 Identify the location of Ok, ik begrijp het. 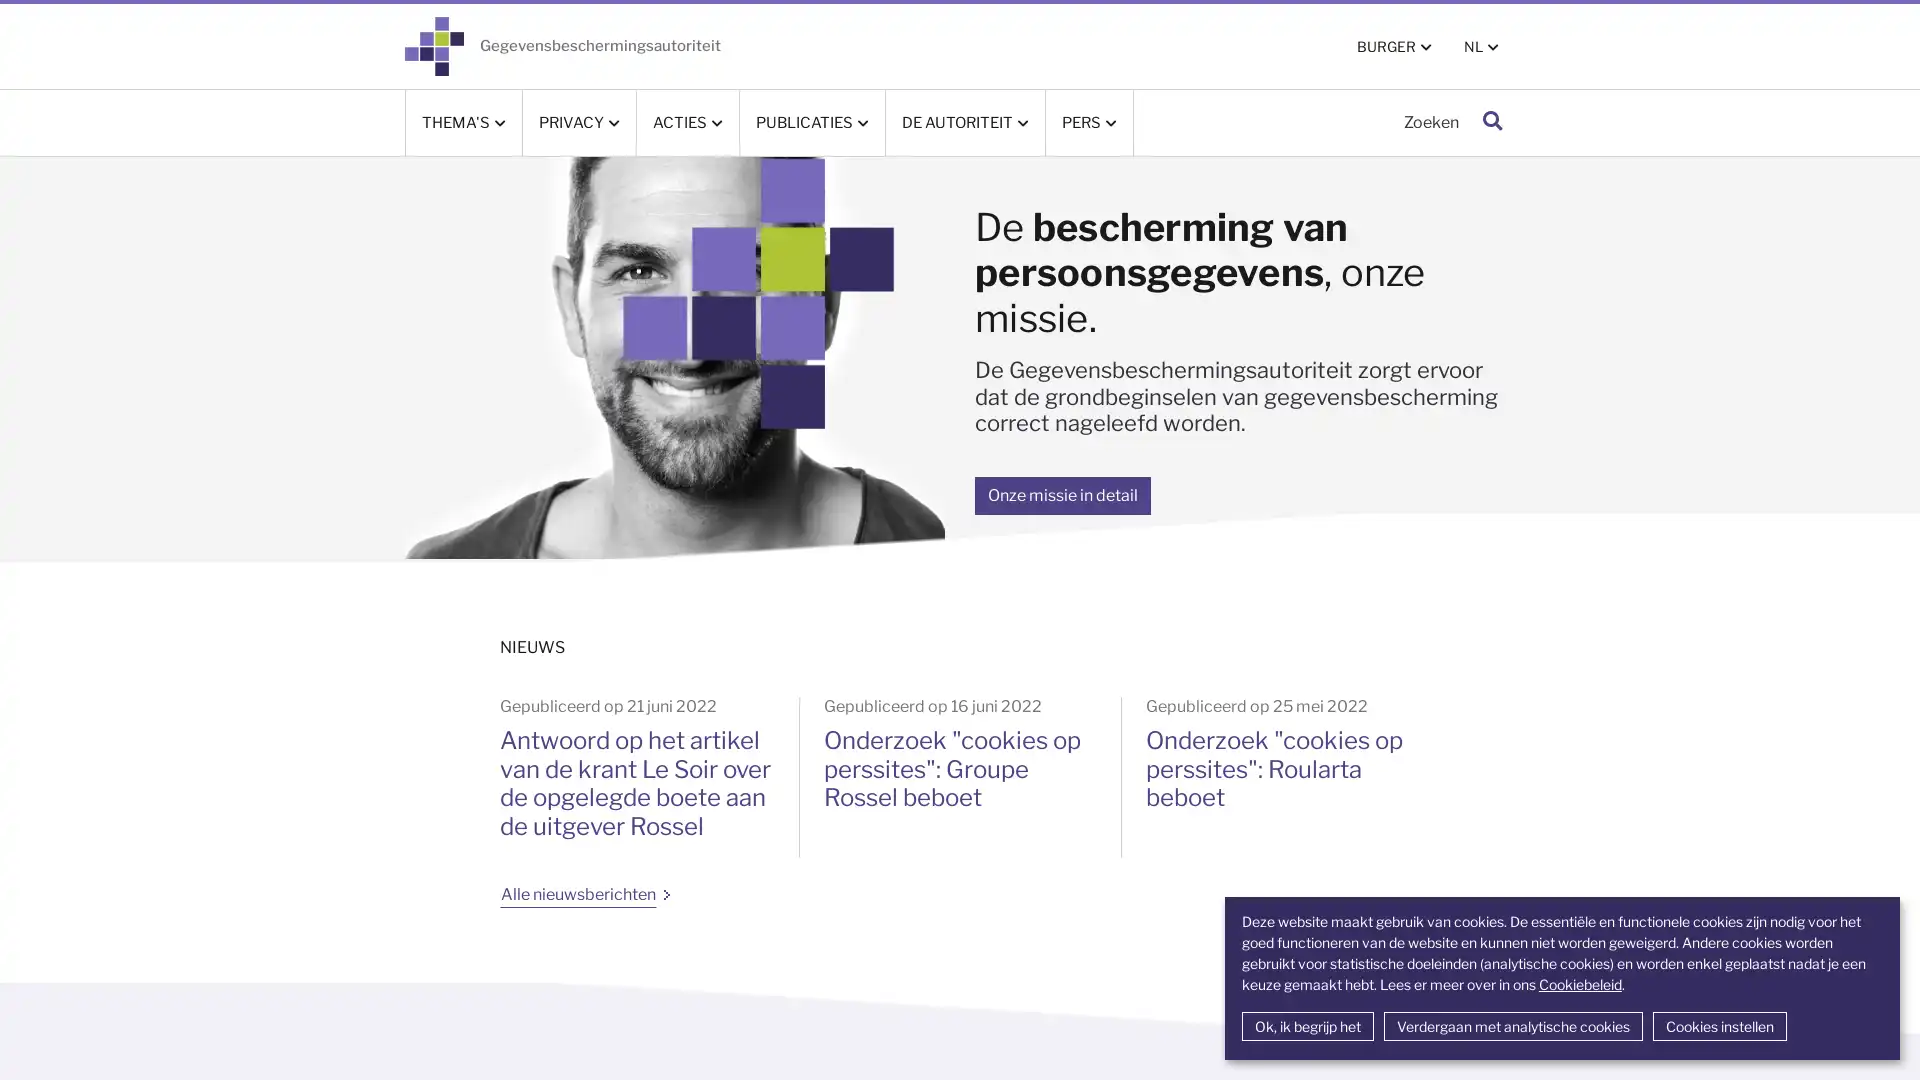
(1306, 1026).